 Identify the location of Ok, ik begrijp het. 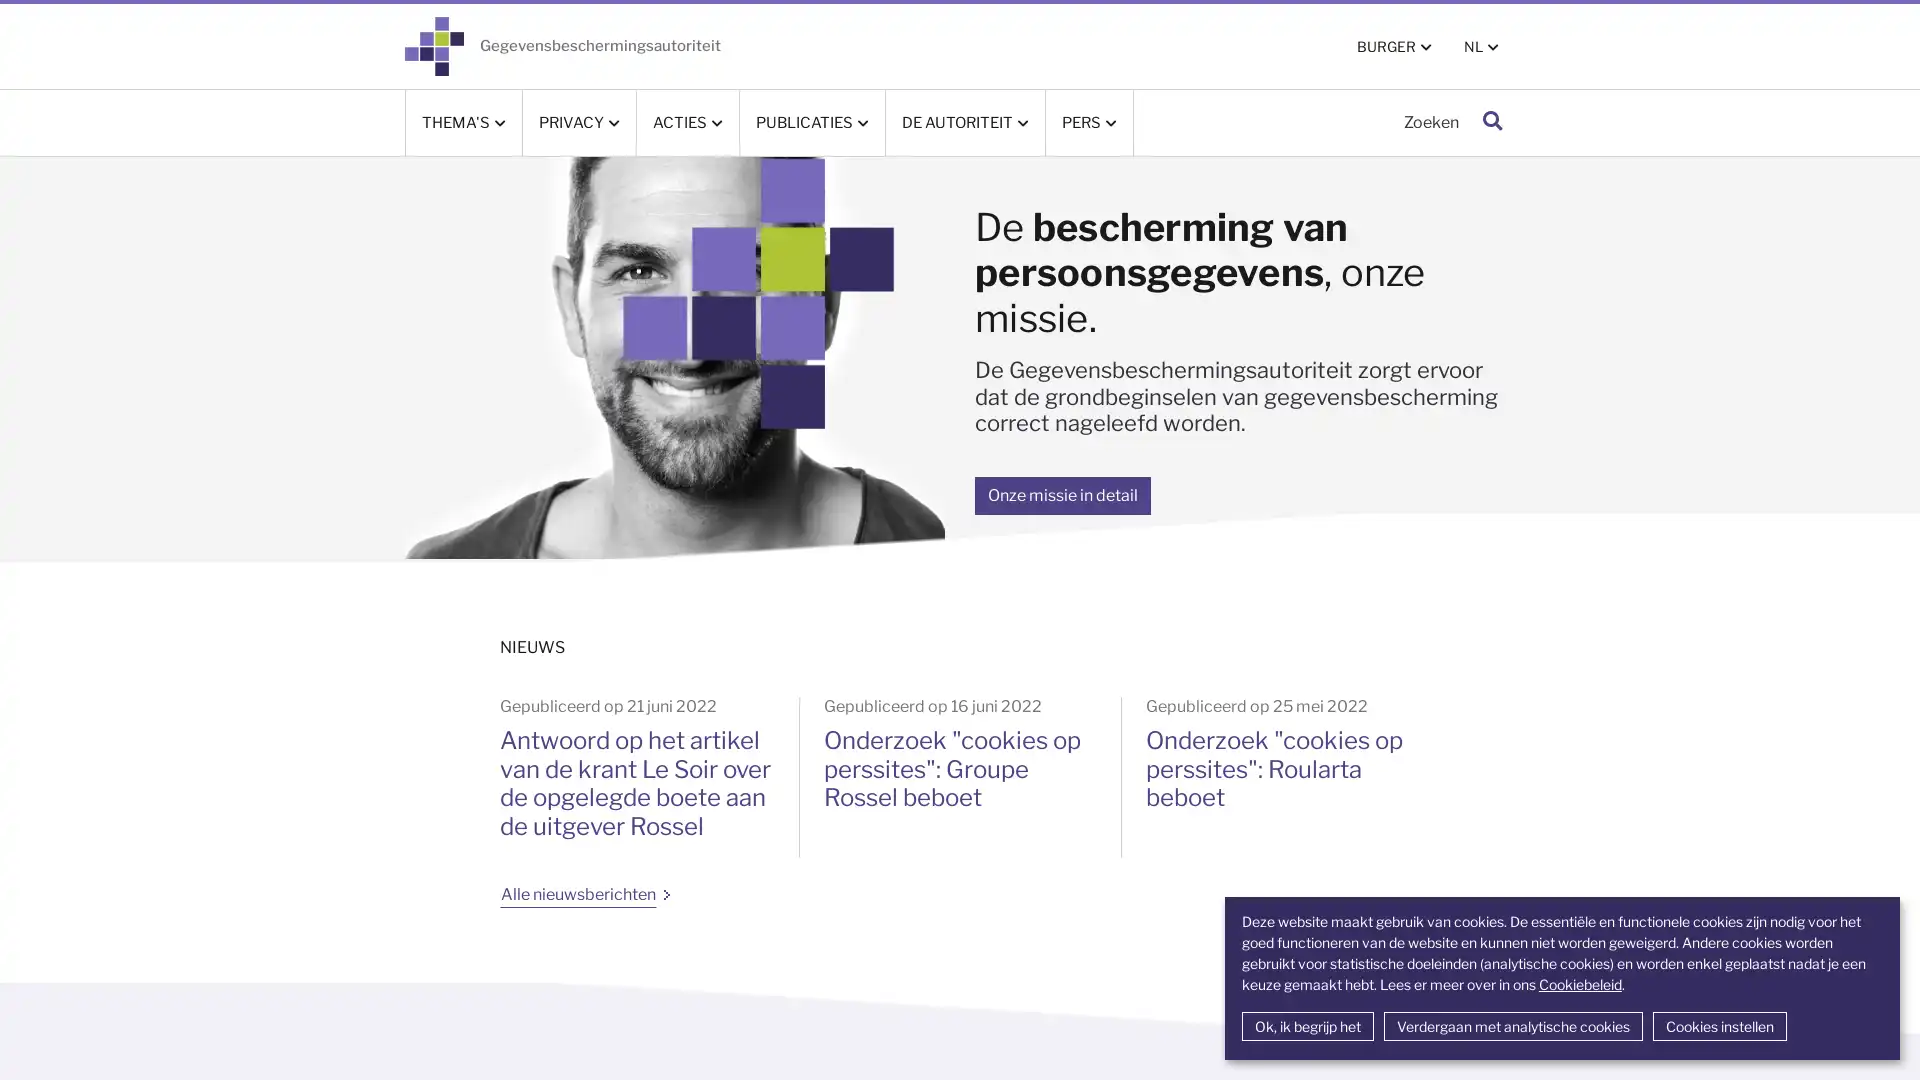
(1306, 1026).